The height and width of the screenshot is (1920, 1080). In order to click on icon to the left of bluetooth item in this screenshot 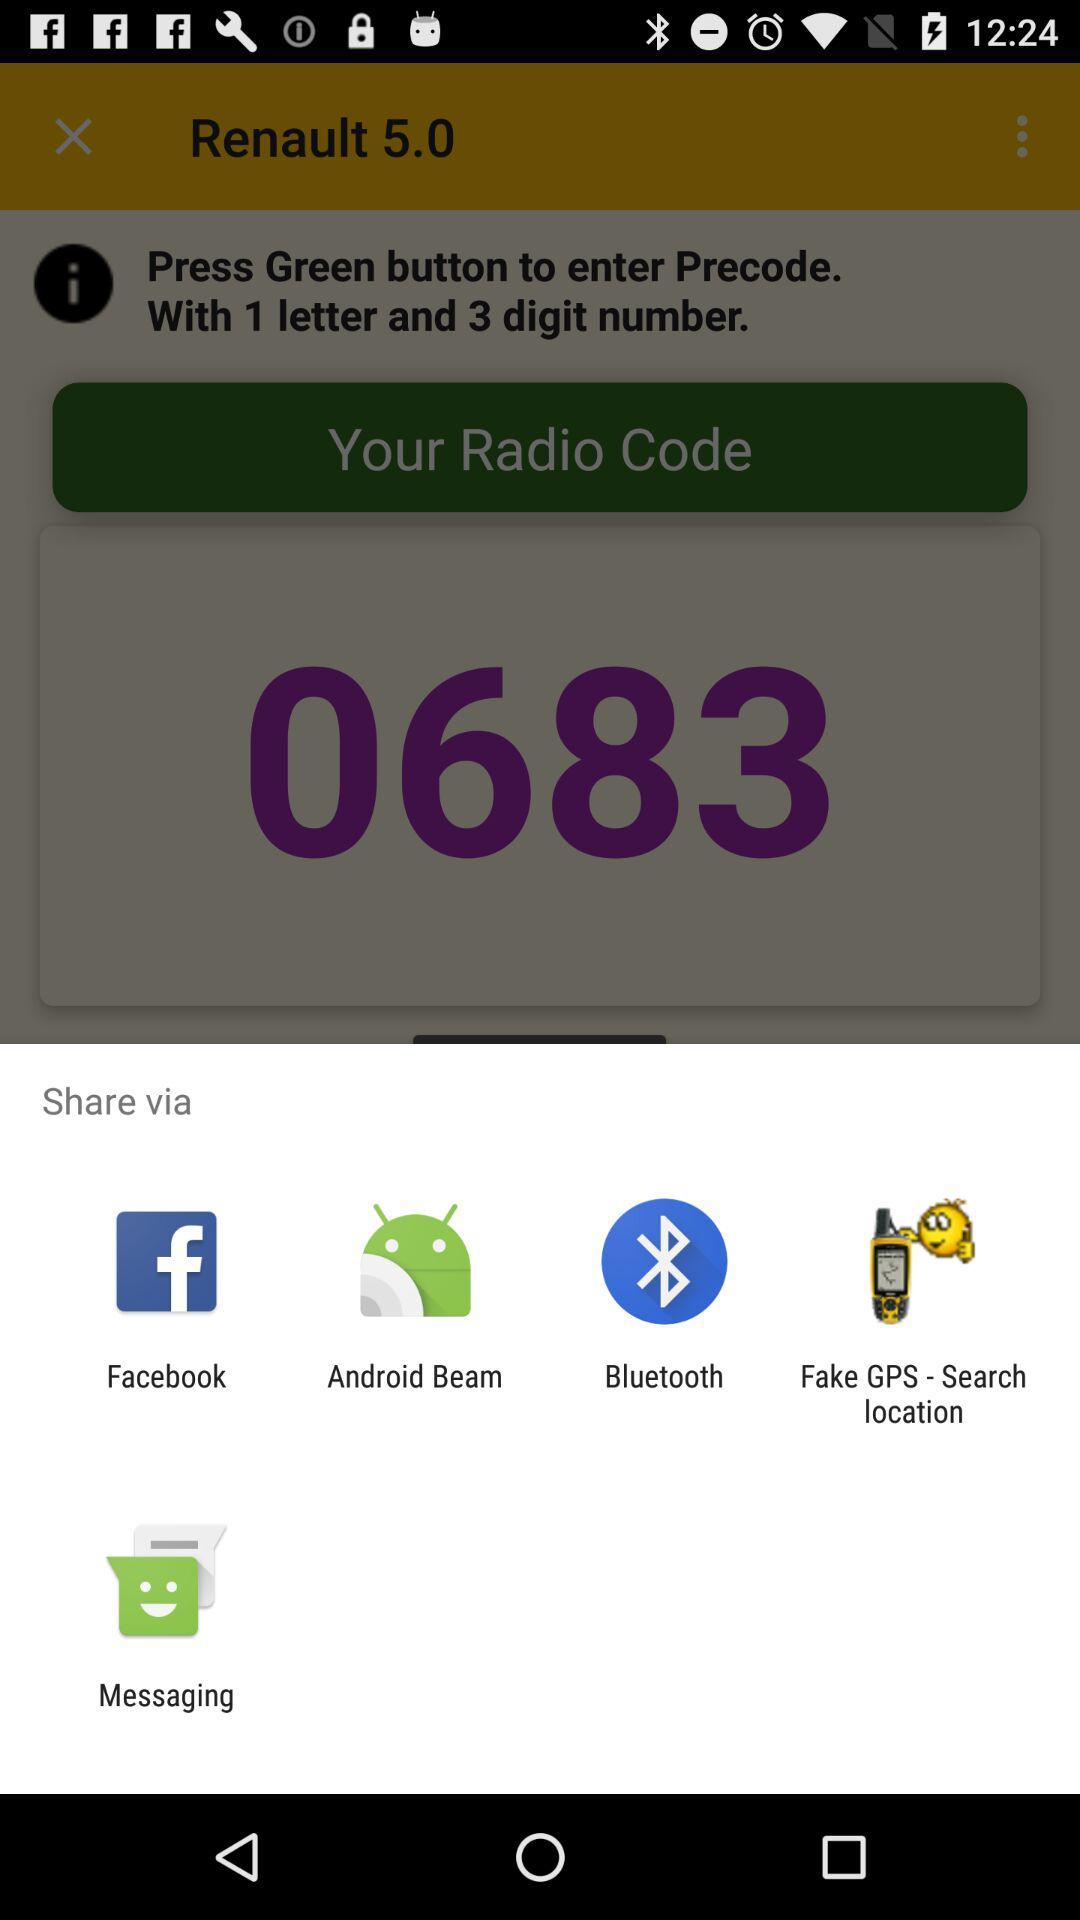, I will do `click(414, 1392)`.